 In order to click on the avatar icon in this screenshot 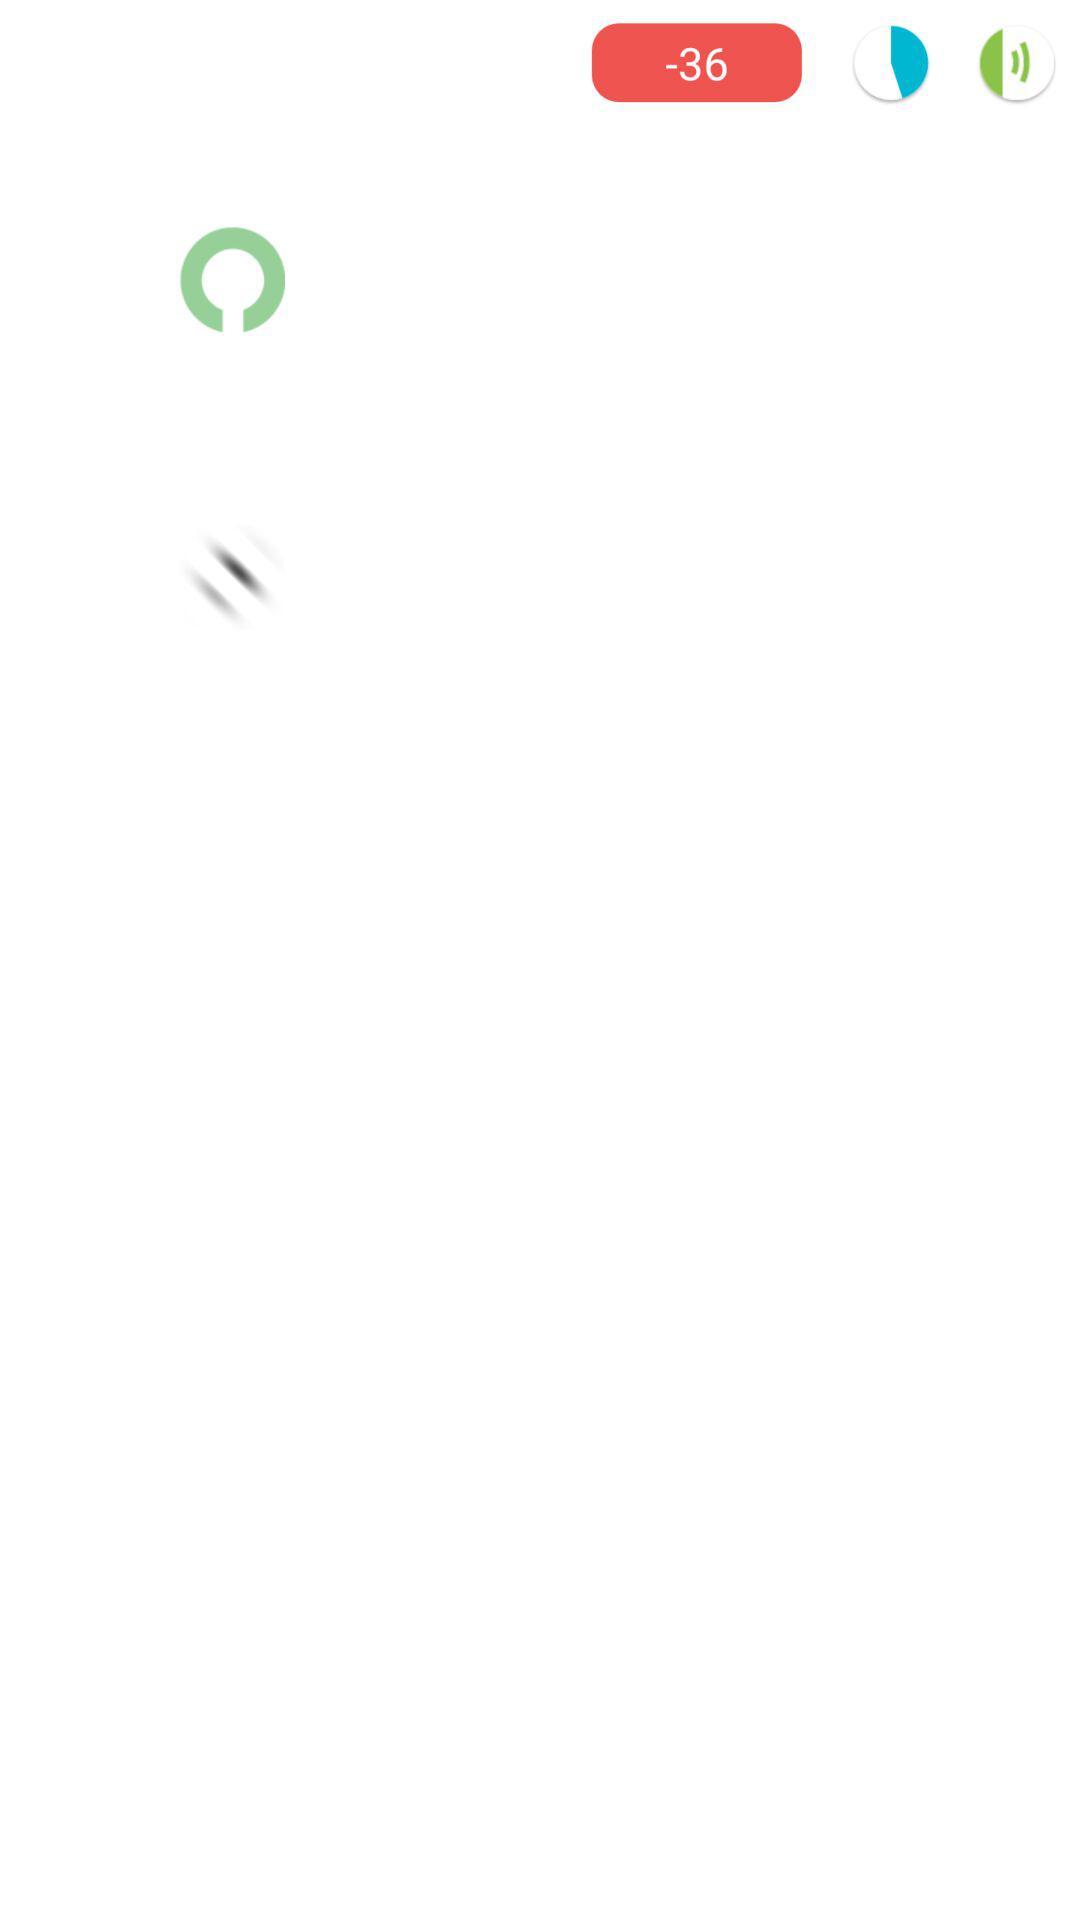, I will do `click(231, 278)`.